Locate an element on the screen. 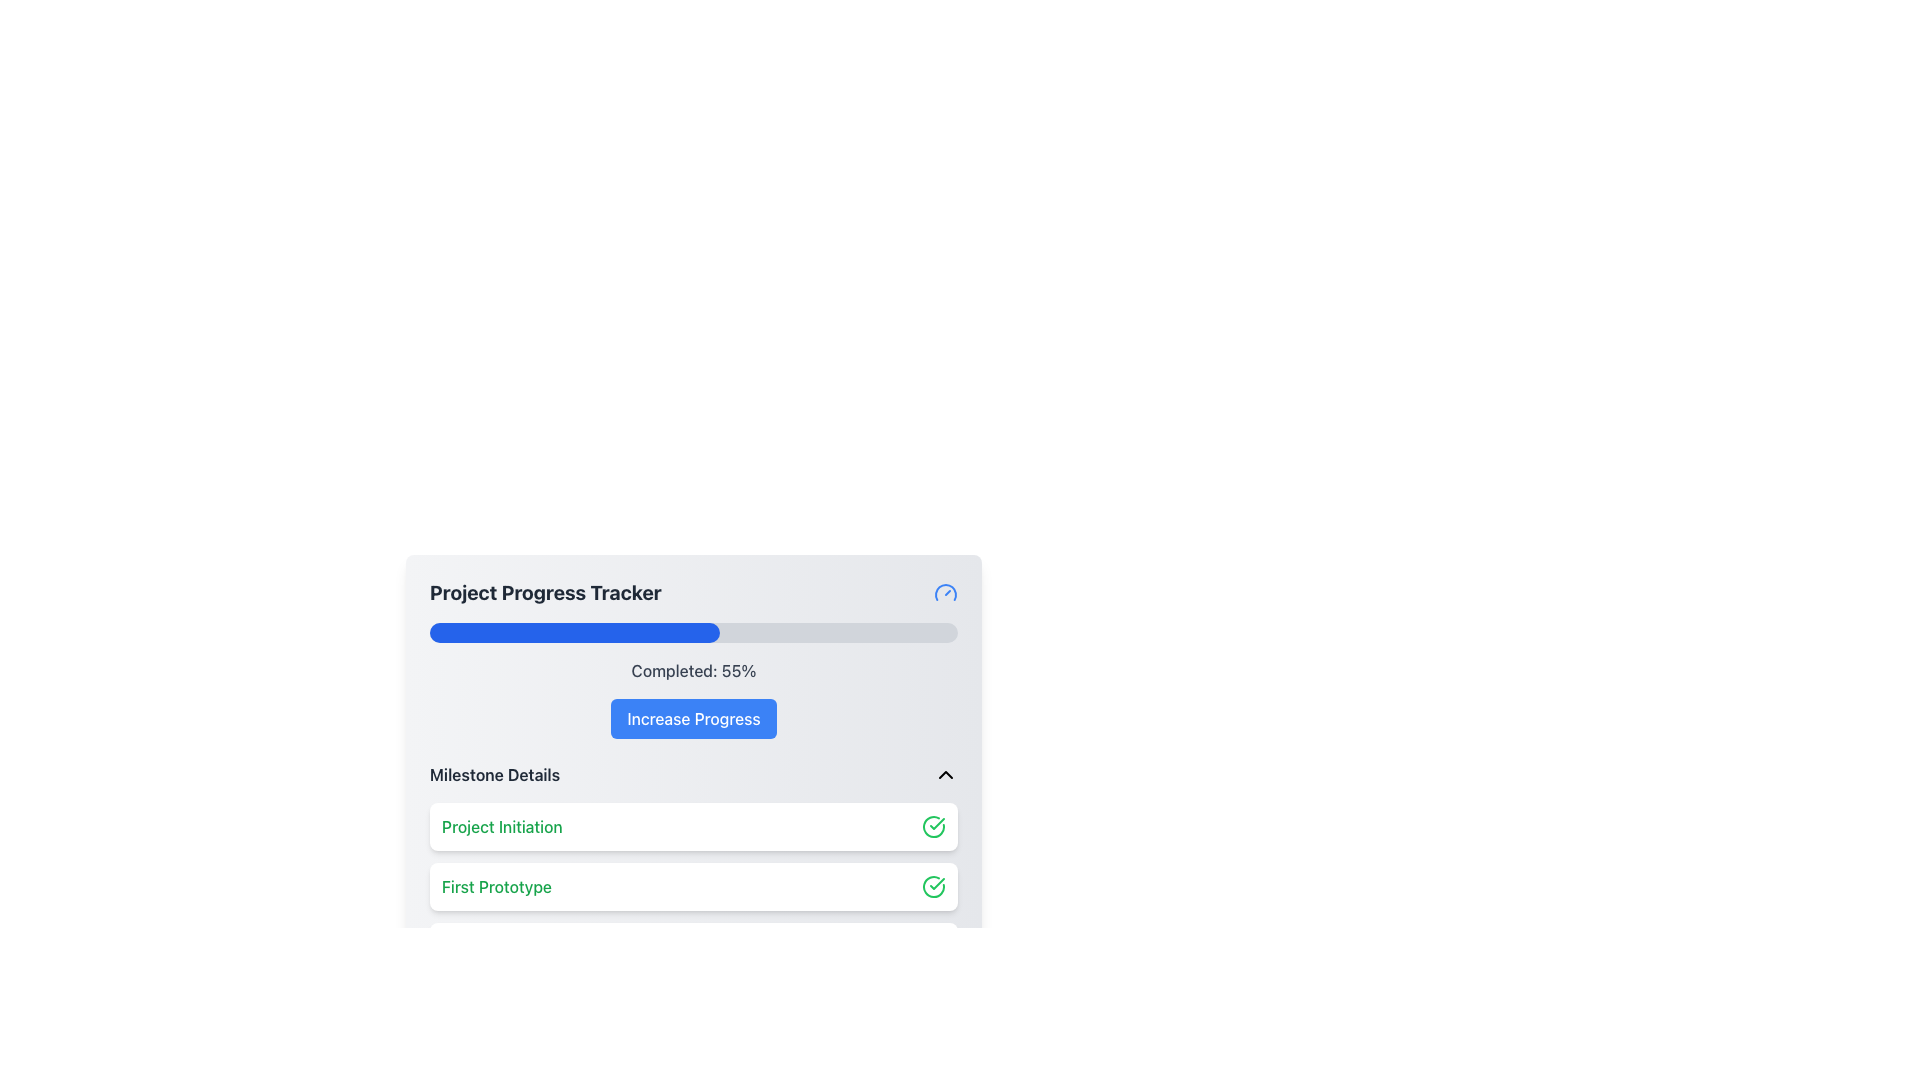 The image size is (1920, 1080). the static text label displaying 'Completed: 55%' which is styled with a medium font weight and located within a card-like interface is located at coordinates (694, 671).